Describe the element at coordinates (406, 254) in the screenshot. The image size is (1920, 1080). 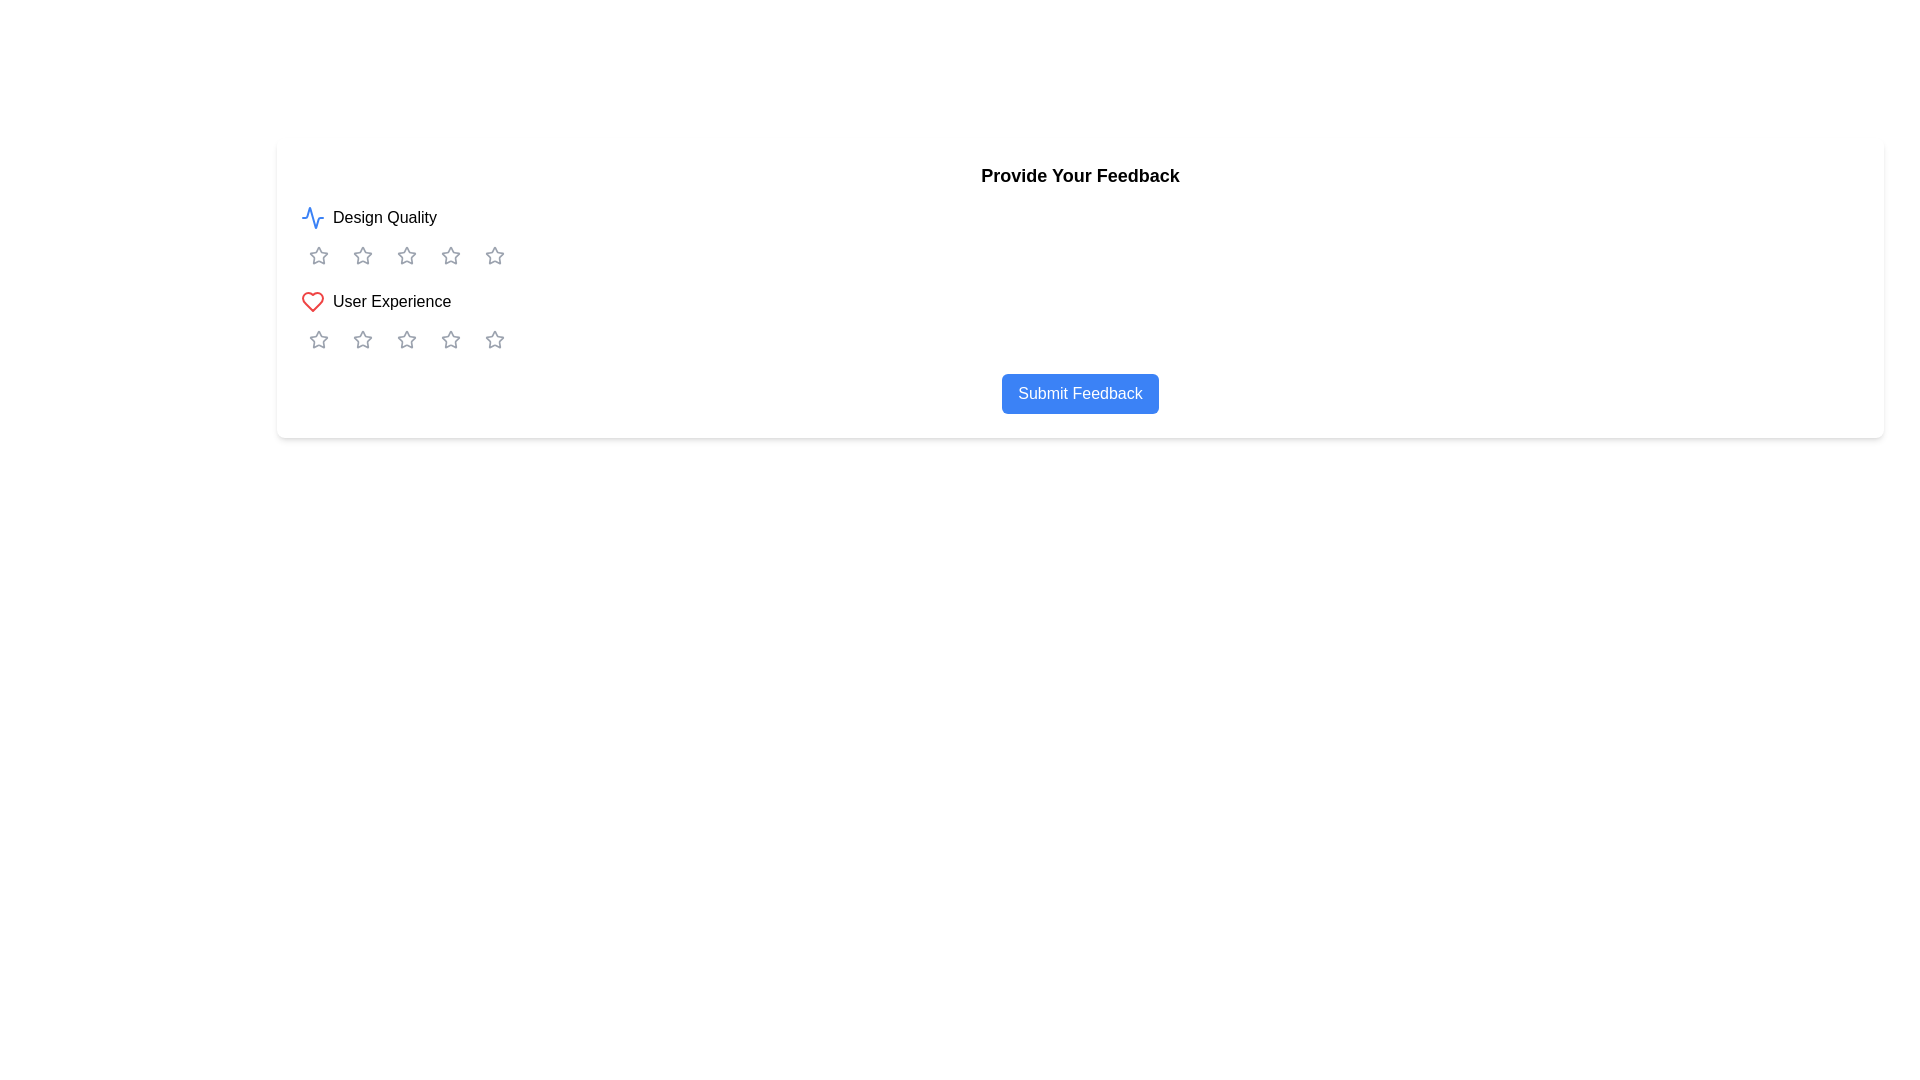
I see `the third star icon in the horizontal rating system under the 'Design Quality' section` at that location.